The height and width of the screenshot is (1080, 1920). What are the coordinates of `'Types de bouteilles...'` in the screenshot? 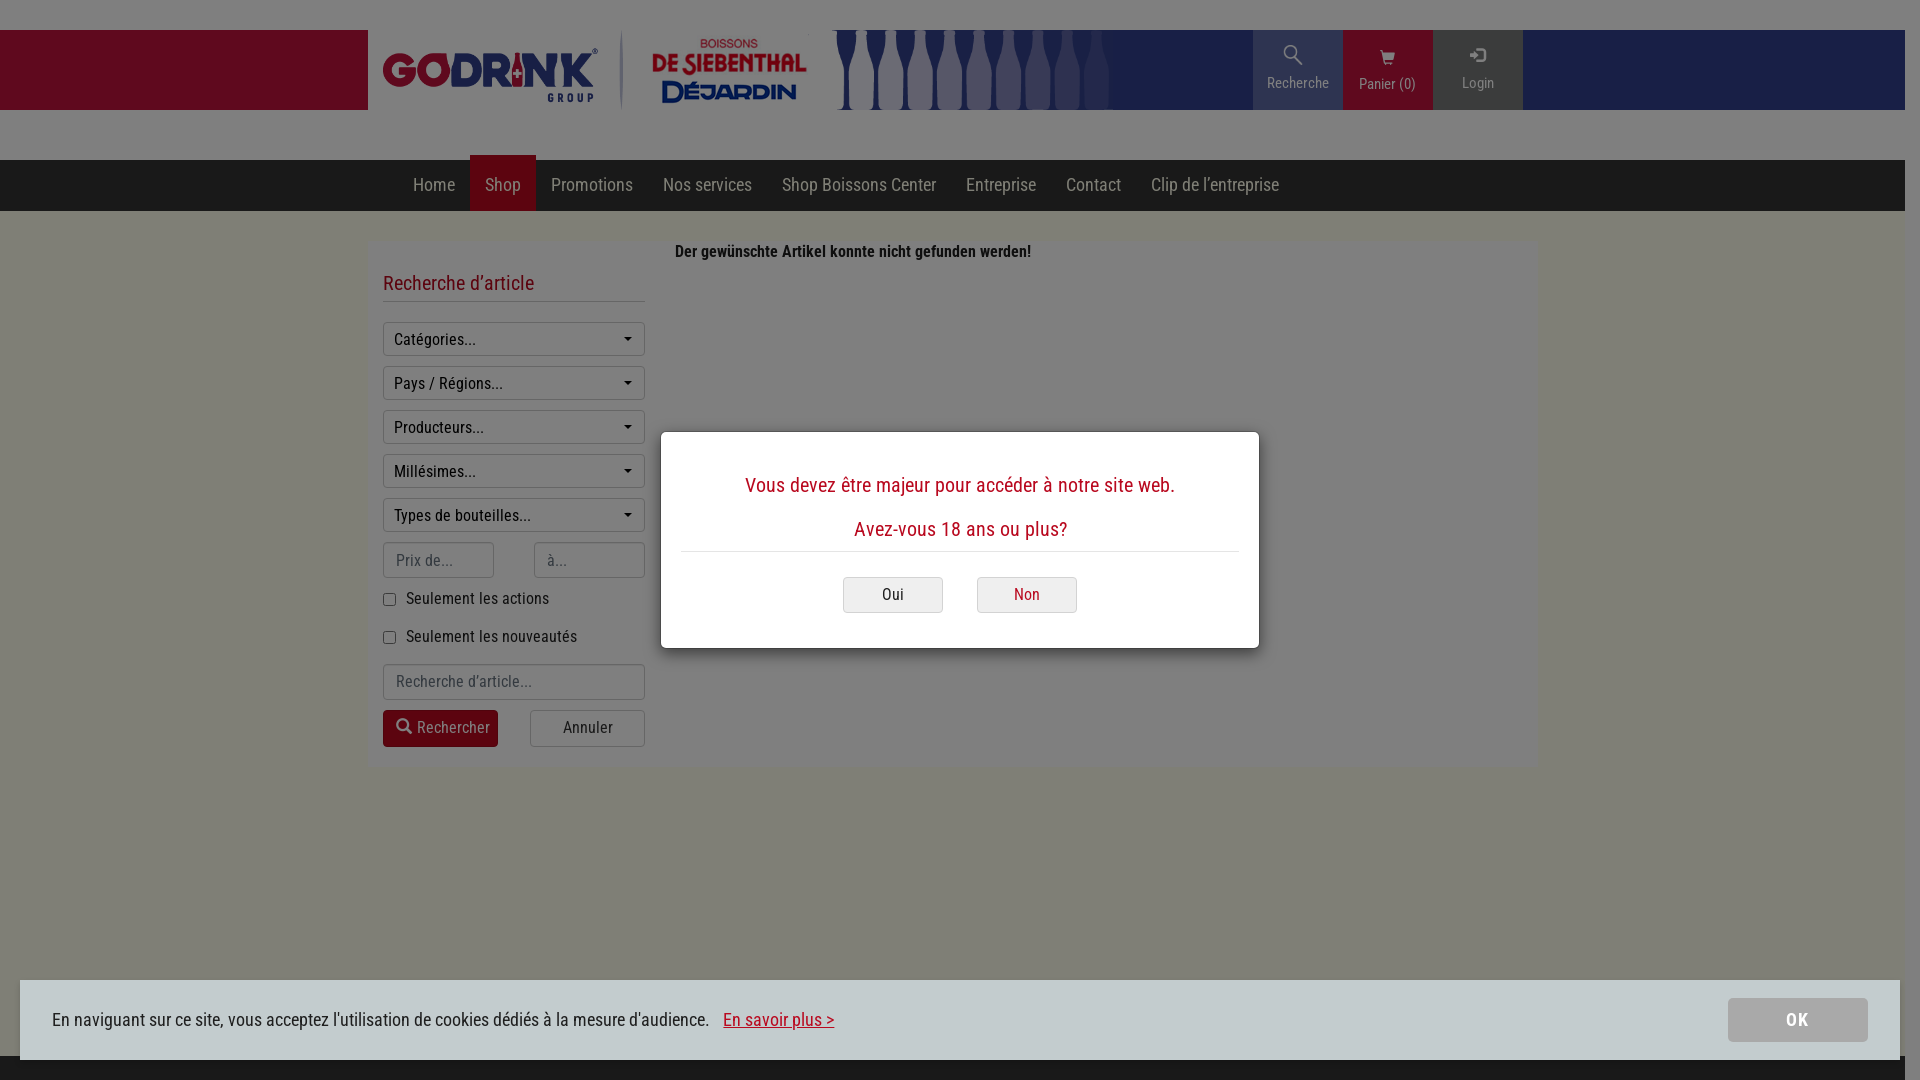 It's located at (382, 514).